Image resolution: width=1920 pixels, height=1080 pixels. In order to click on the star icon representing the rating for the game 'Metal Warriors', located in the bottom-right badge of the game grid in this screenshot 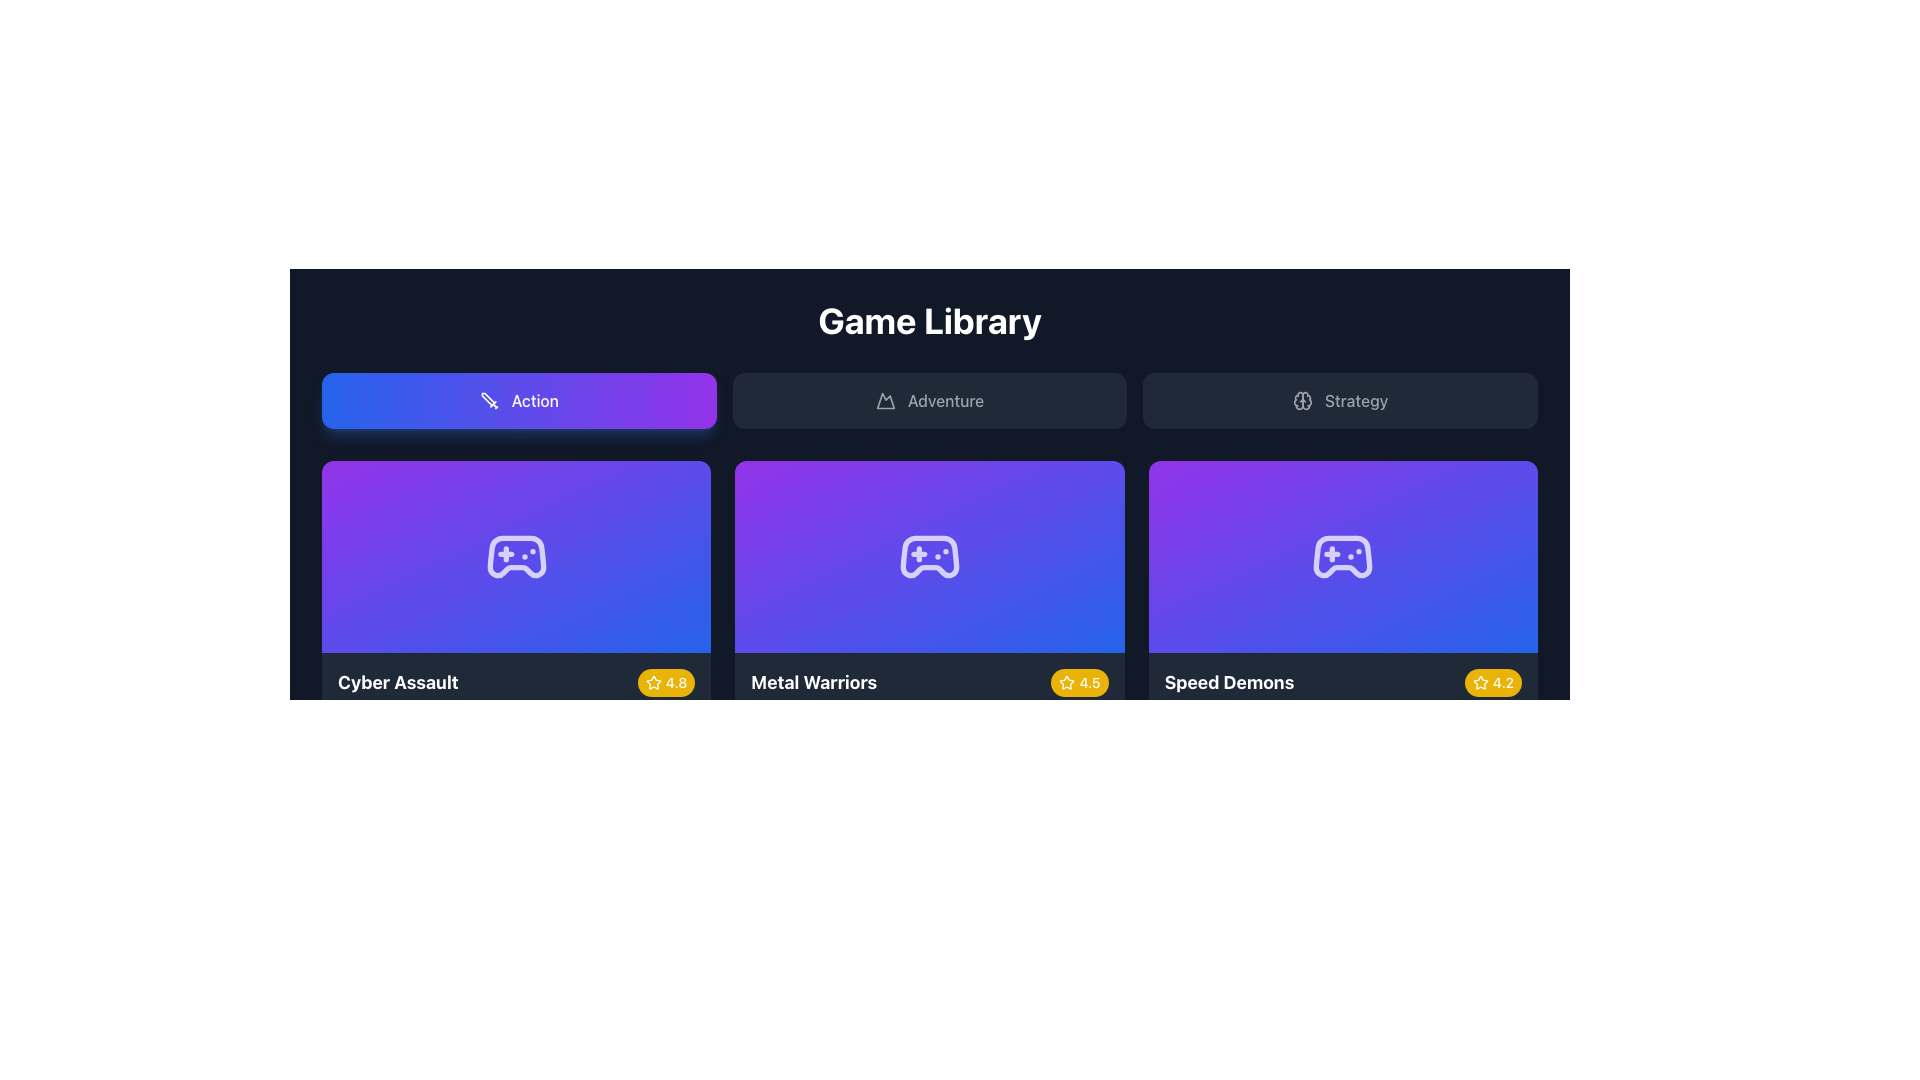, I will do `click(1066, 681)`.